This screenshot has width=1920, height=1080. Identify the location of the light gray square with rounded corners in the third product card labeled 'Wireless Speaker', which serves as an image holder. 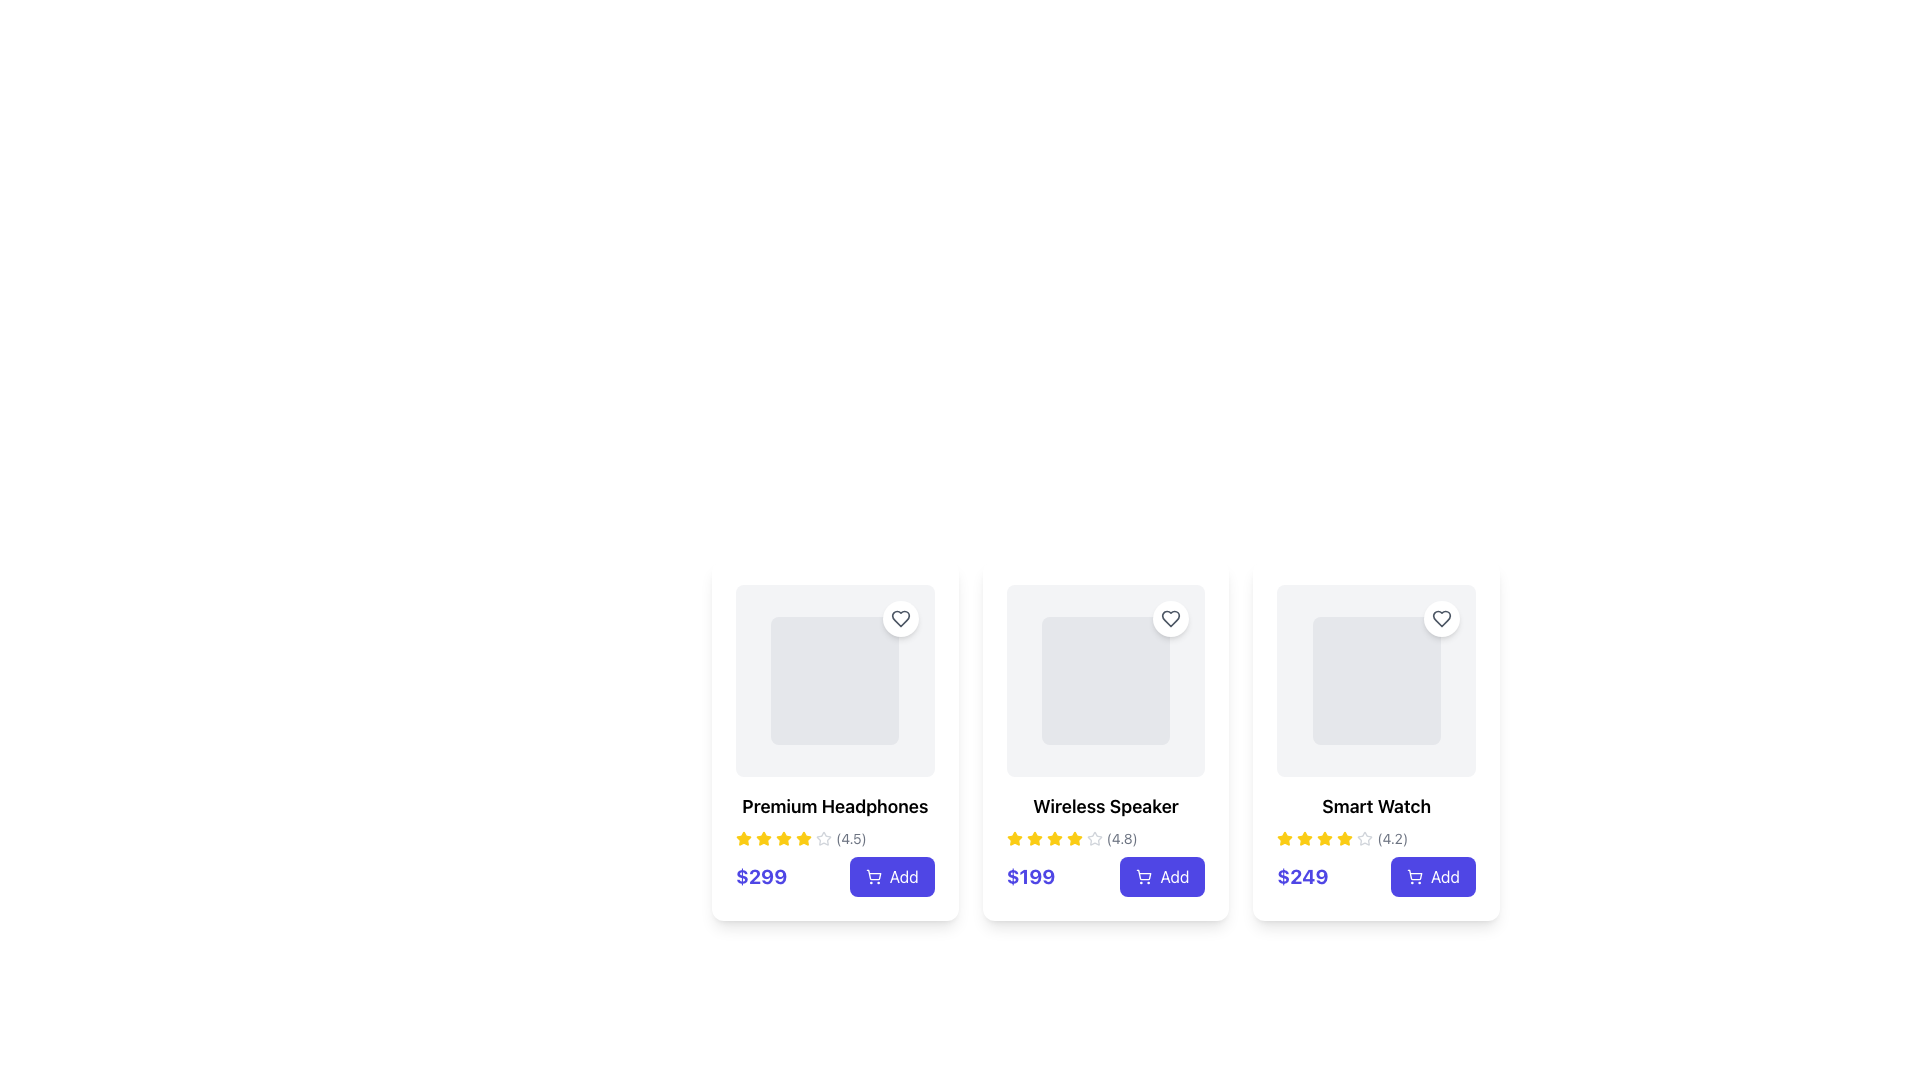
(1104, 680).